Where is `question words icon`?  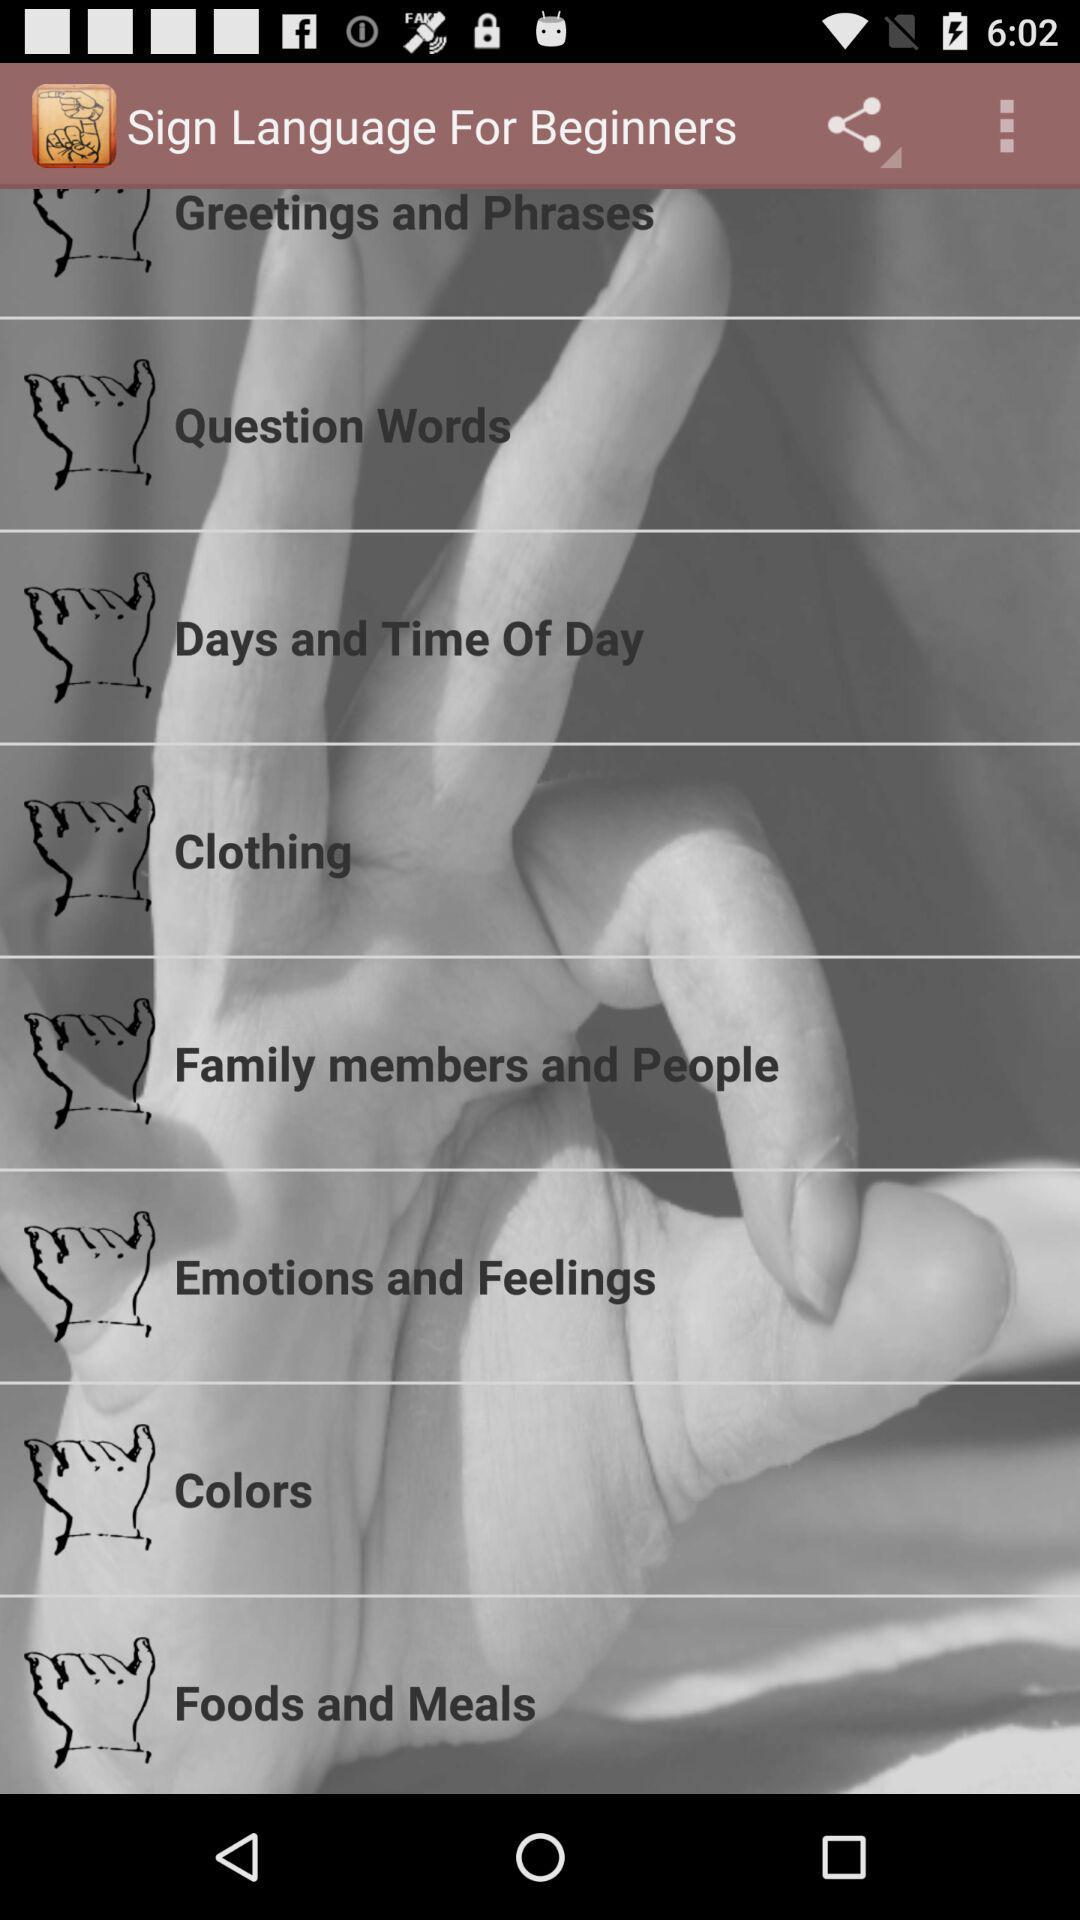 question words icon is located at coordinates (613, 423).